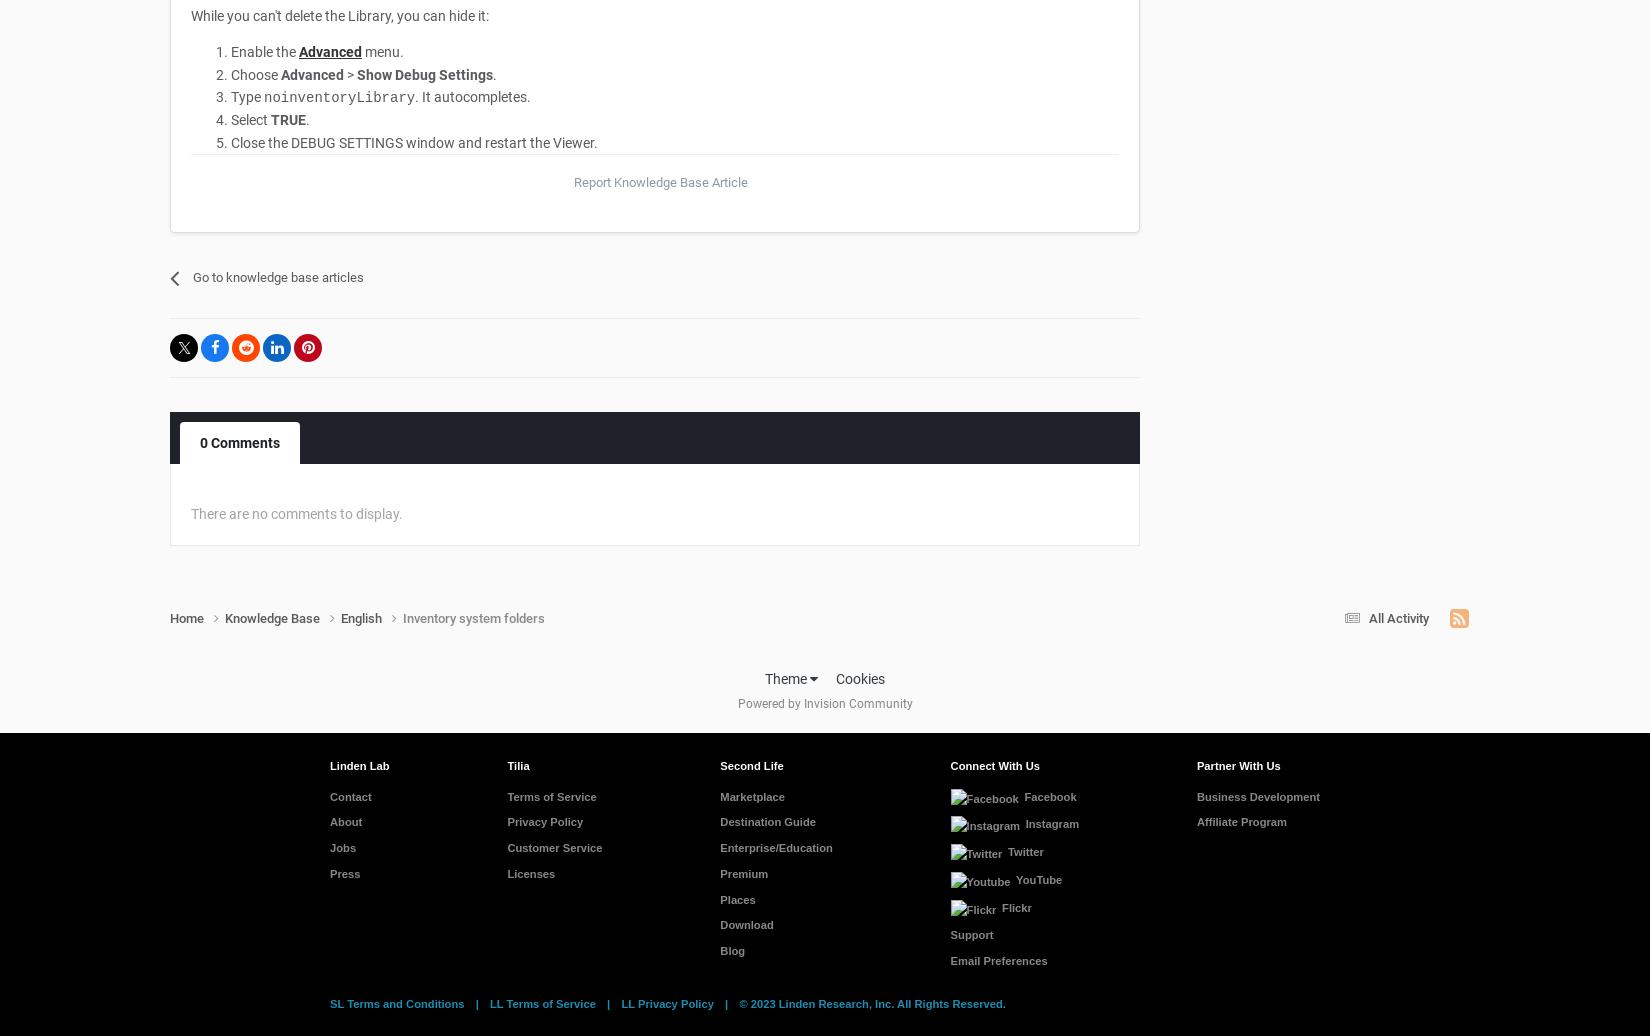  Describe the element at coordinates (274, 618) in the screenshot. I see `'Knowledge Base'` at that location.